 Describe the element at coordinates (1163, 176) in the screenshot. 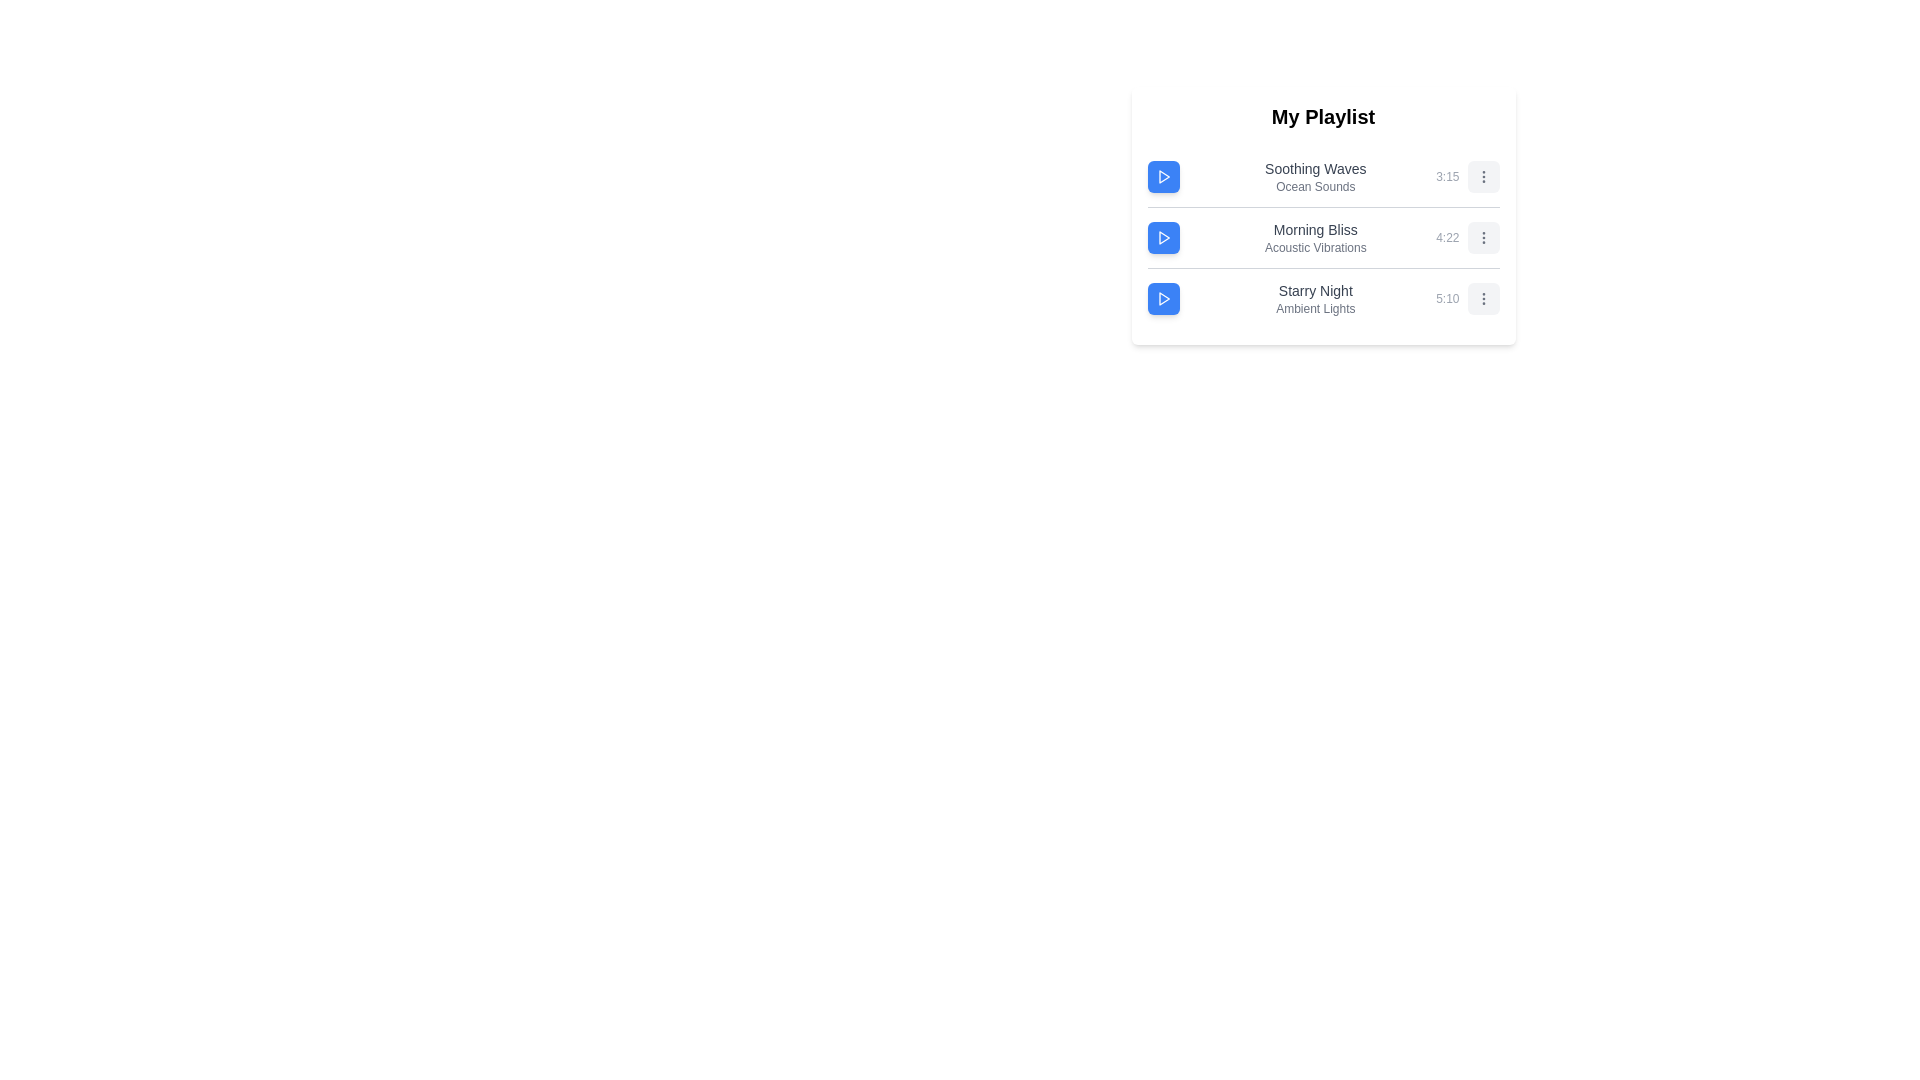

I see `the play icon located in the first row of the playlist, to the left of the text 'Soothing Waves - Ocean Sounds' to play the corresponding audio track` at that location.